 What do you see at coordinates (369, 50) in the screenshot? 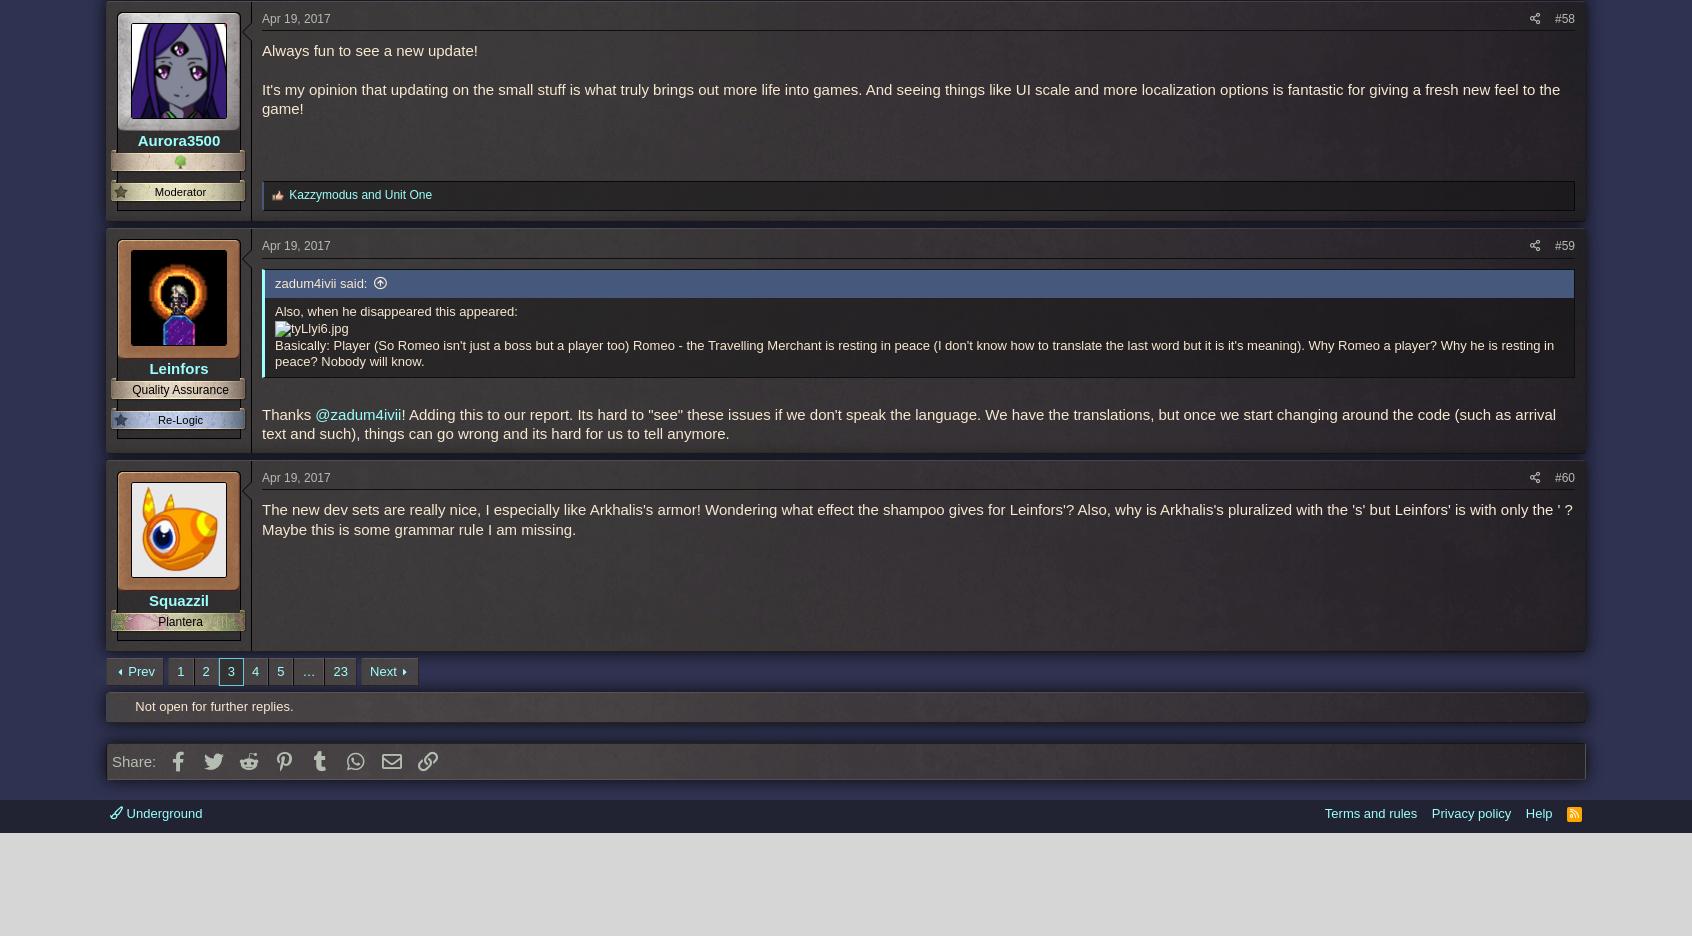
I see `'Always fun to see a new update!'` at bounding box center [369, 50].